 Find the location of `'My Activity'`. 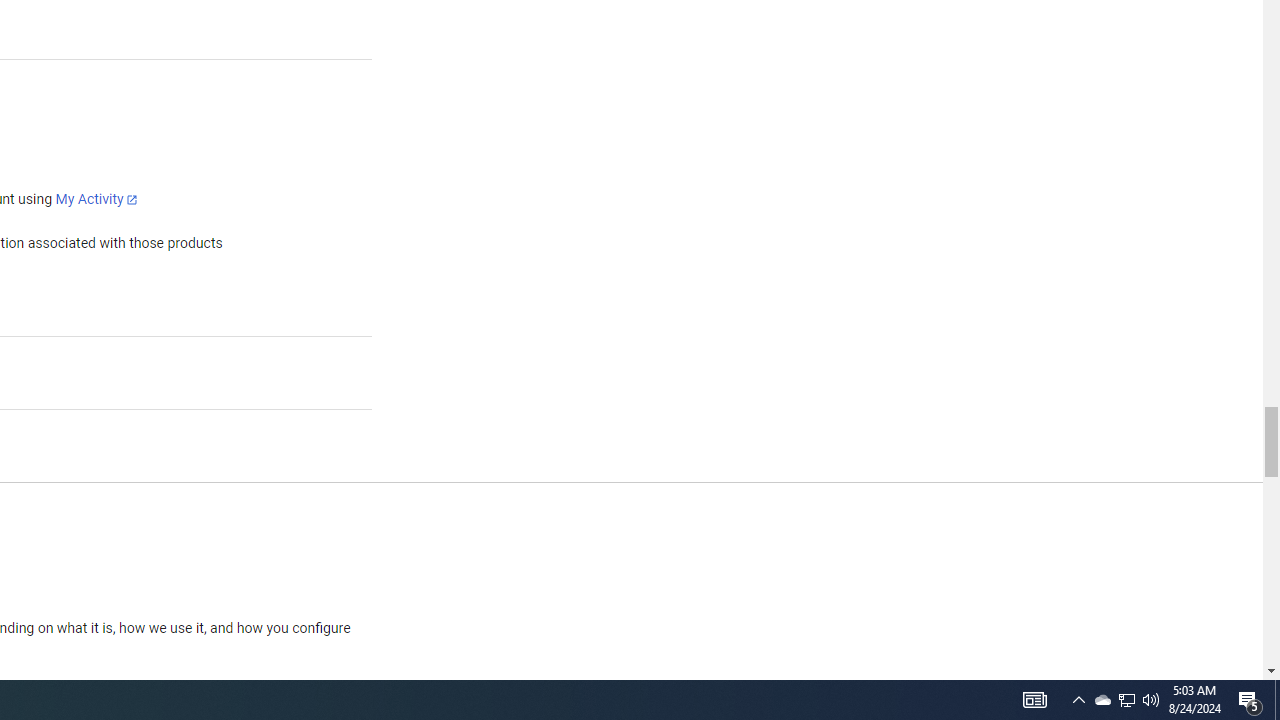

'My Activity' is located at coordinates (95, 199).